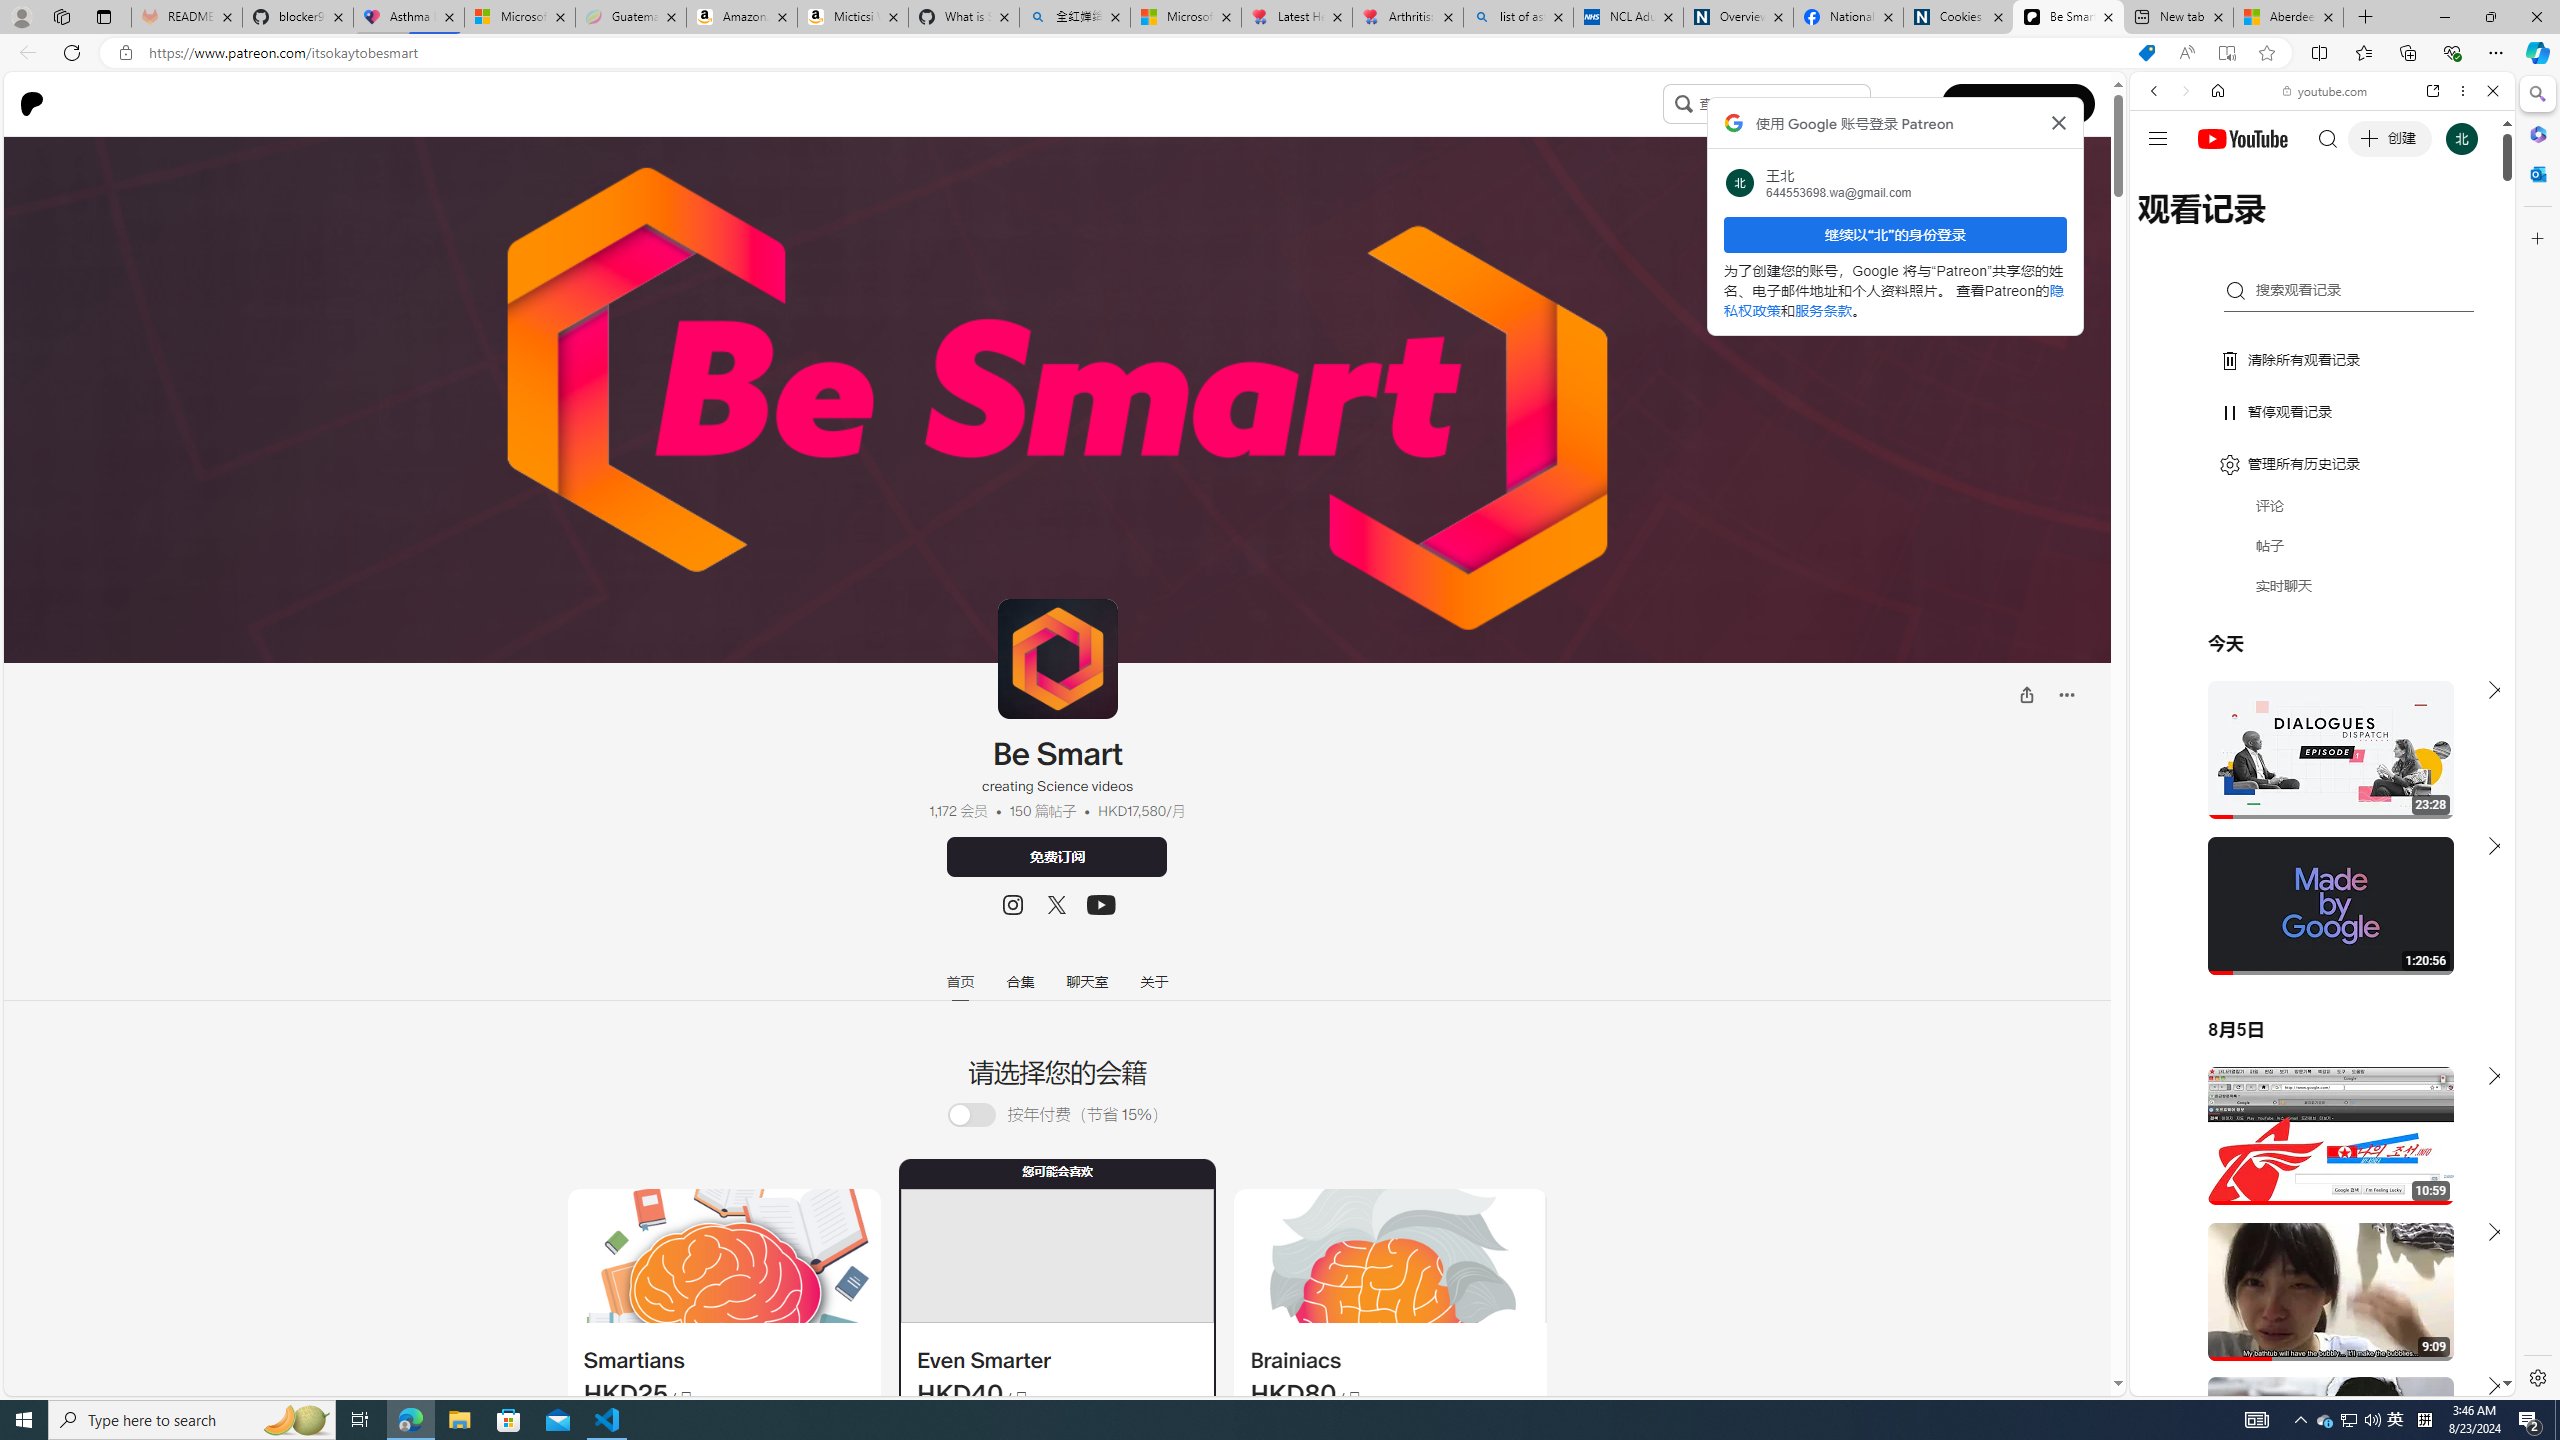 Image resolution: width=2560 pixels, height=1440 pixels. I want to click on 'Patreon logo', so click(32, 103).